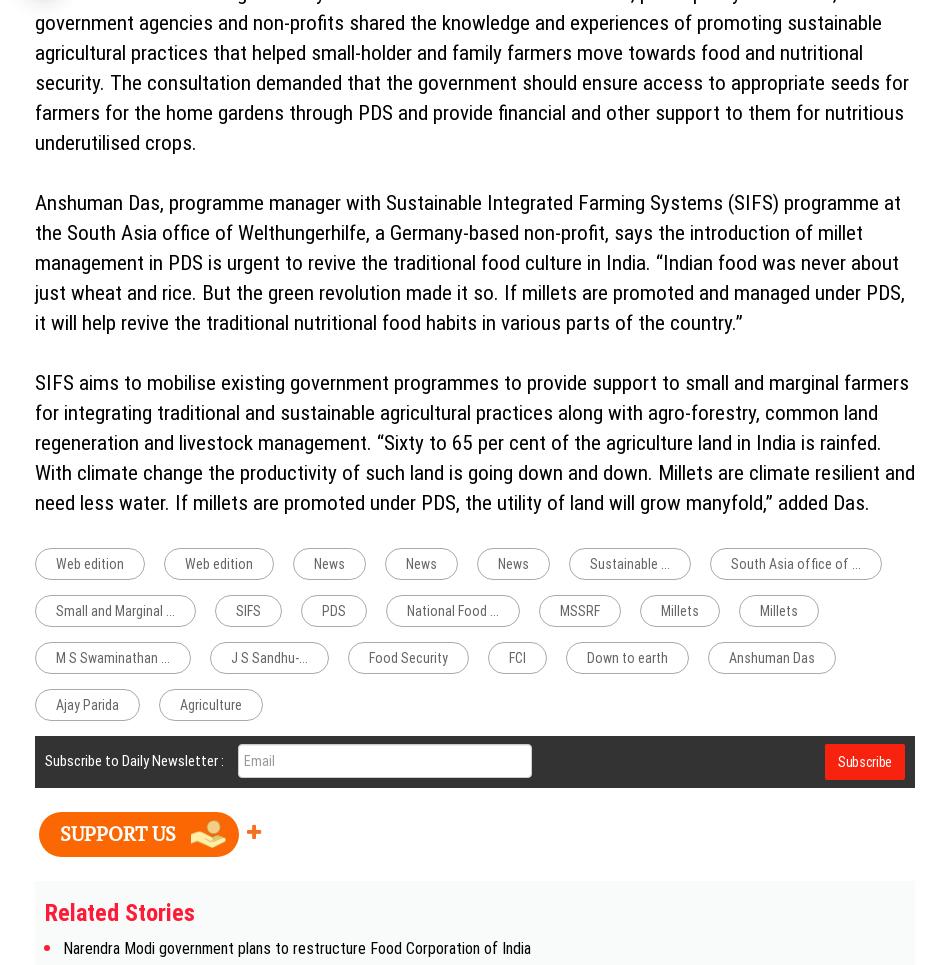 Image resolution: width=950 pixels, height=965 pixels. I want to click on 'M S Swaminathan …', so click(112, 658).